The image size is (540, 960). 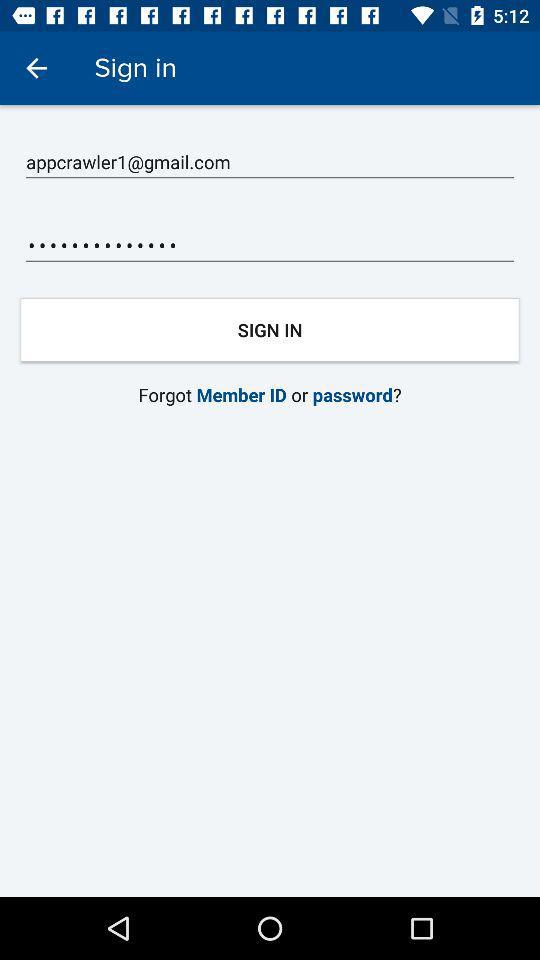 What do you see at coordinates (270, 245) in the screenshot?
I see `the icon below the appcrawler1@gmail.com item` at bounding box center [270, 245].